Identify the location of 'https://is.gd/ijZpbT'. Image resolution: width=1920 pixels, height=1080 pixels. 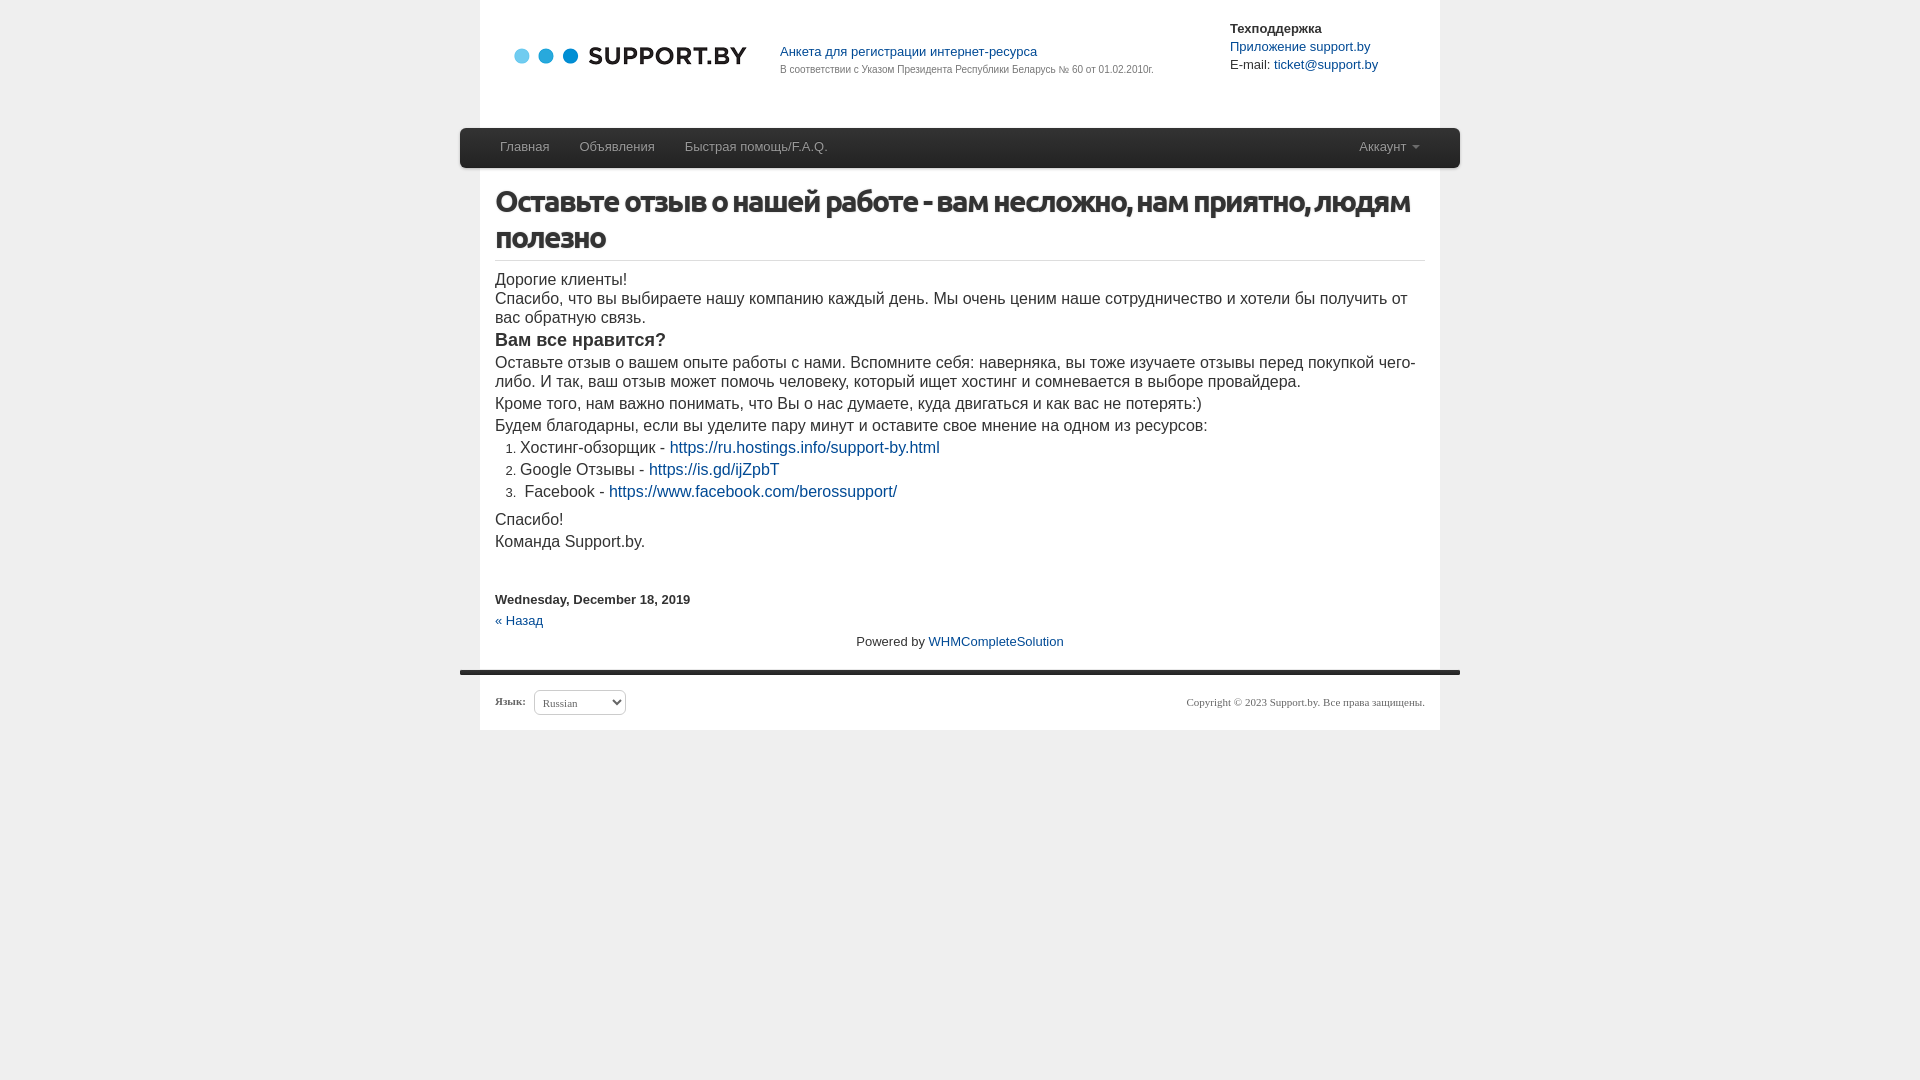
(714, 469).